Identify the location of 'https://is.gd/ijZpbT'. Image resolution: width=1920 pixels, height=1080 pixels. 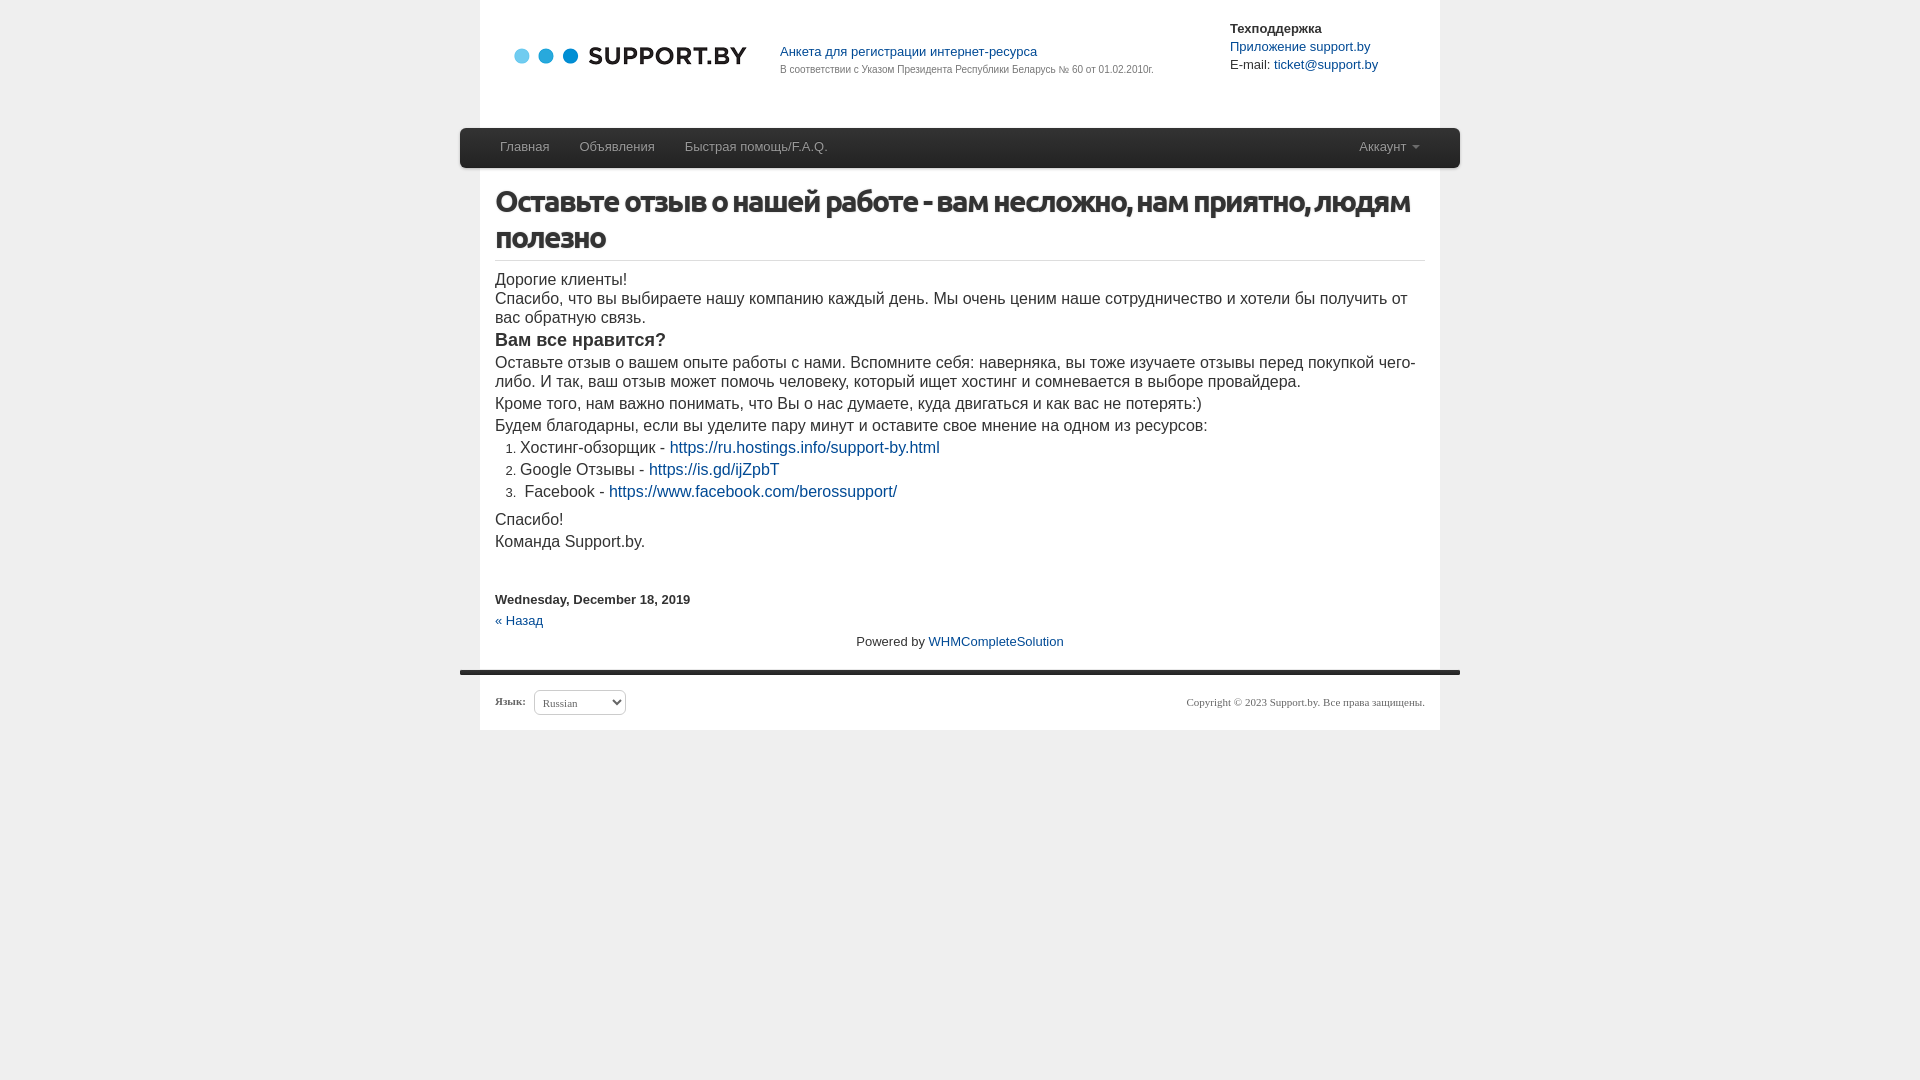
(714, 469).